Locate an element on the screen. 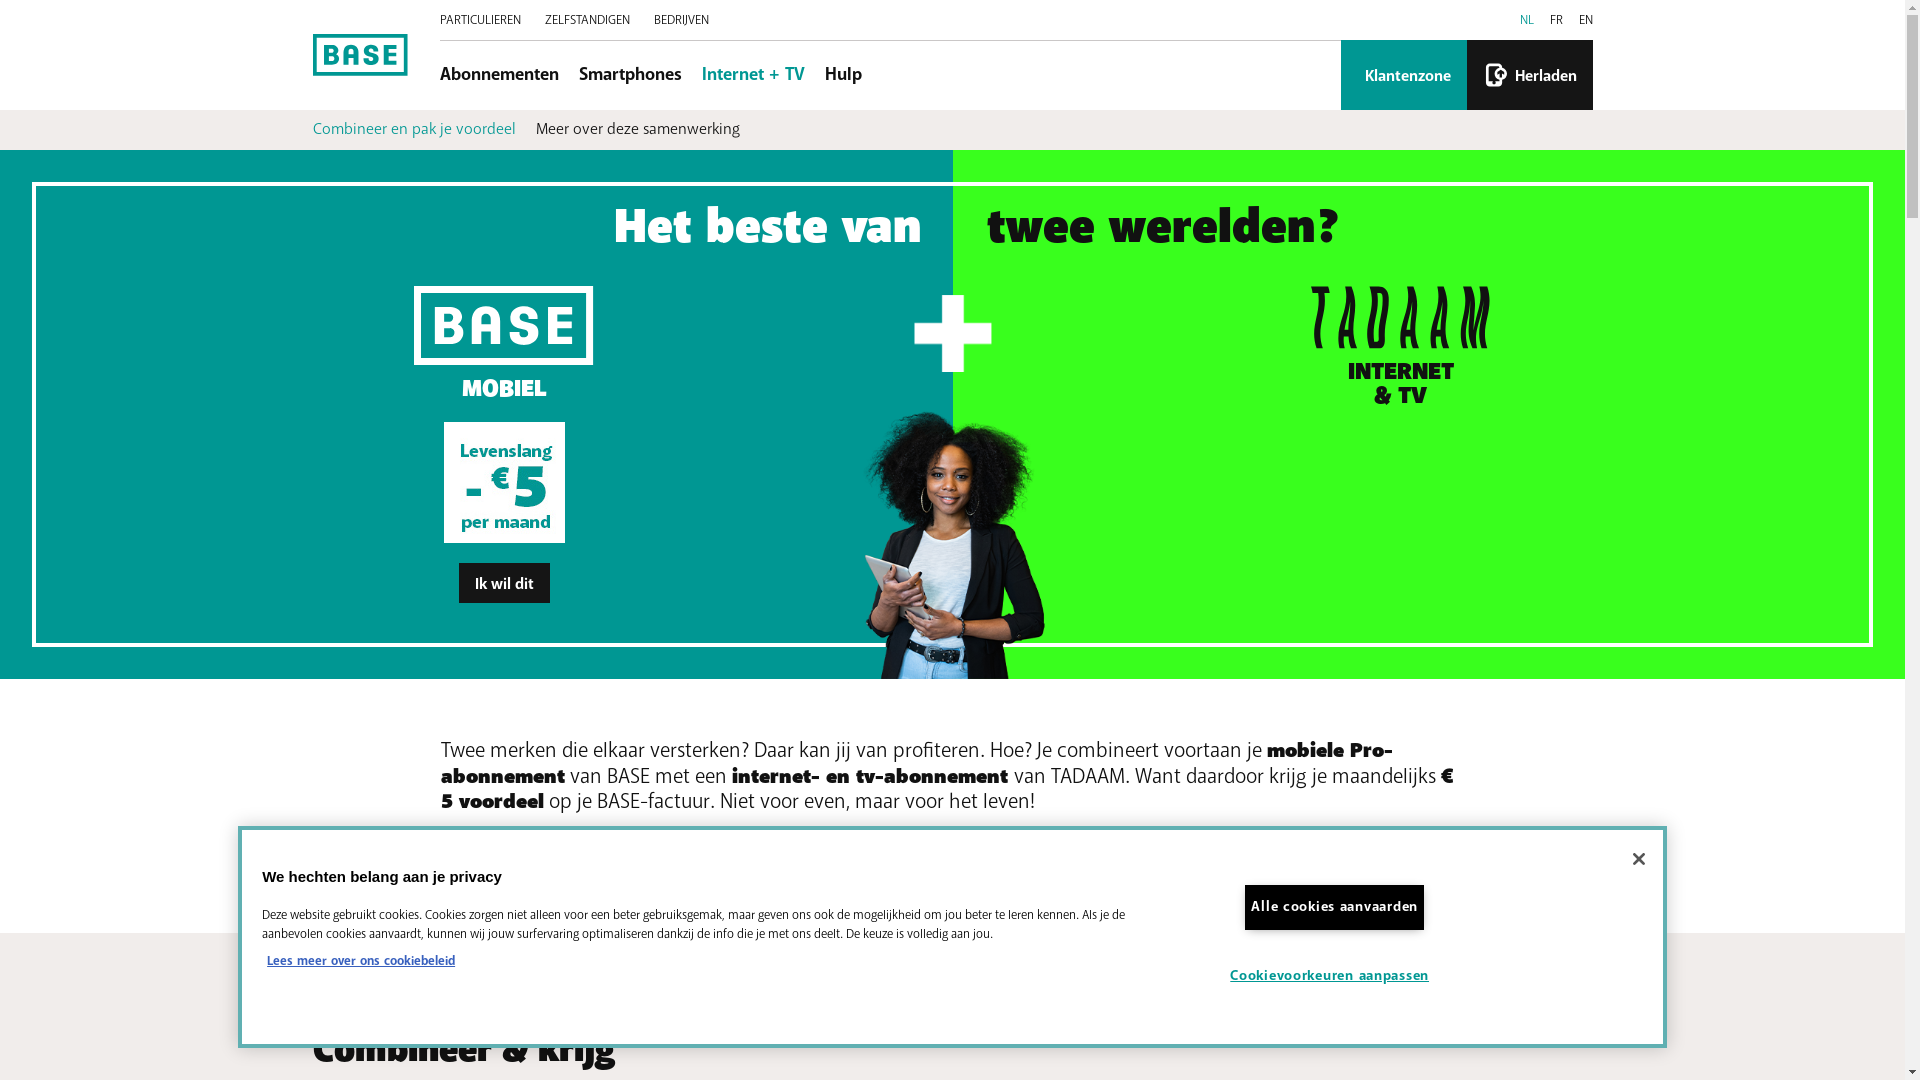  'FR' is located at coordinates (1555, 19).